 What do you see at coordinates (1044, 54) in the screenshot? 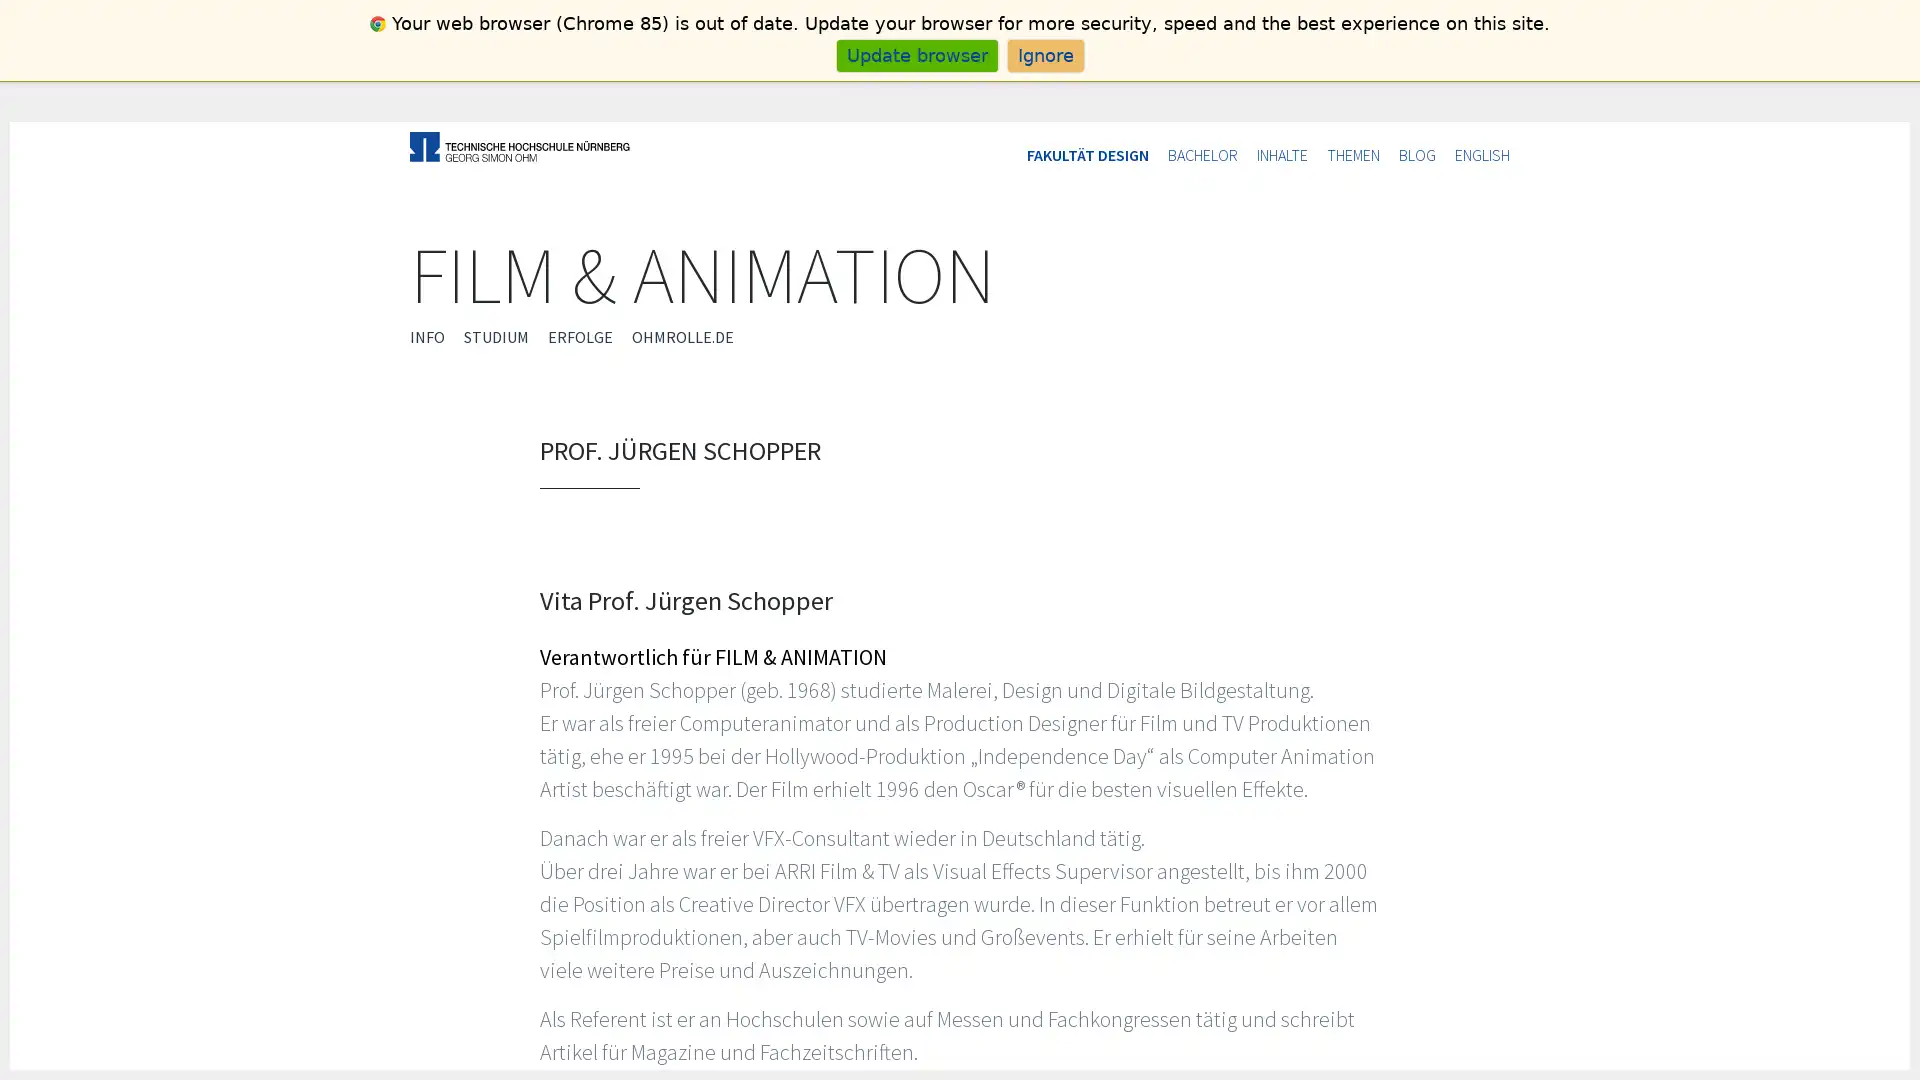
I see `Ignore` at bounding box center [1044, 54].